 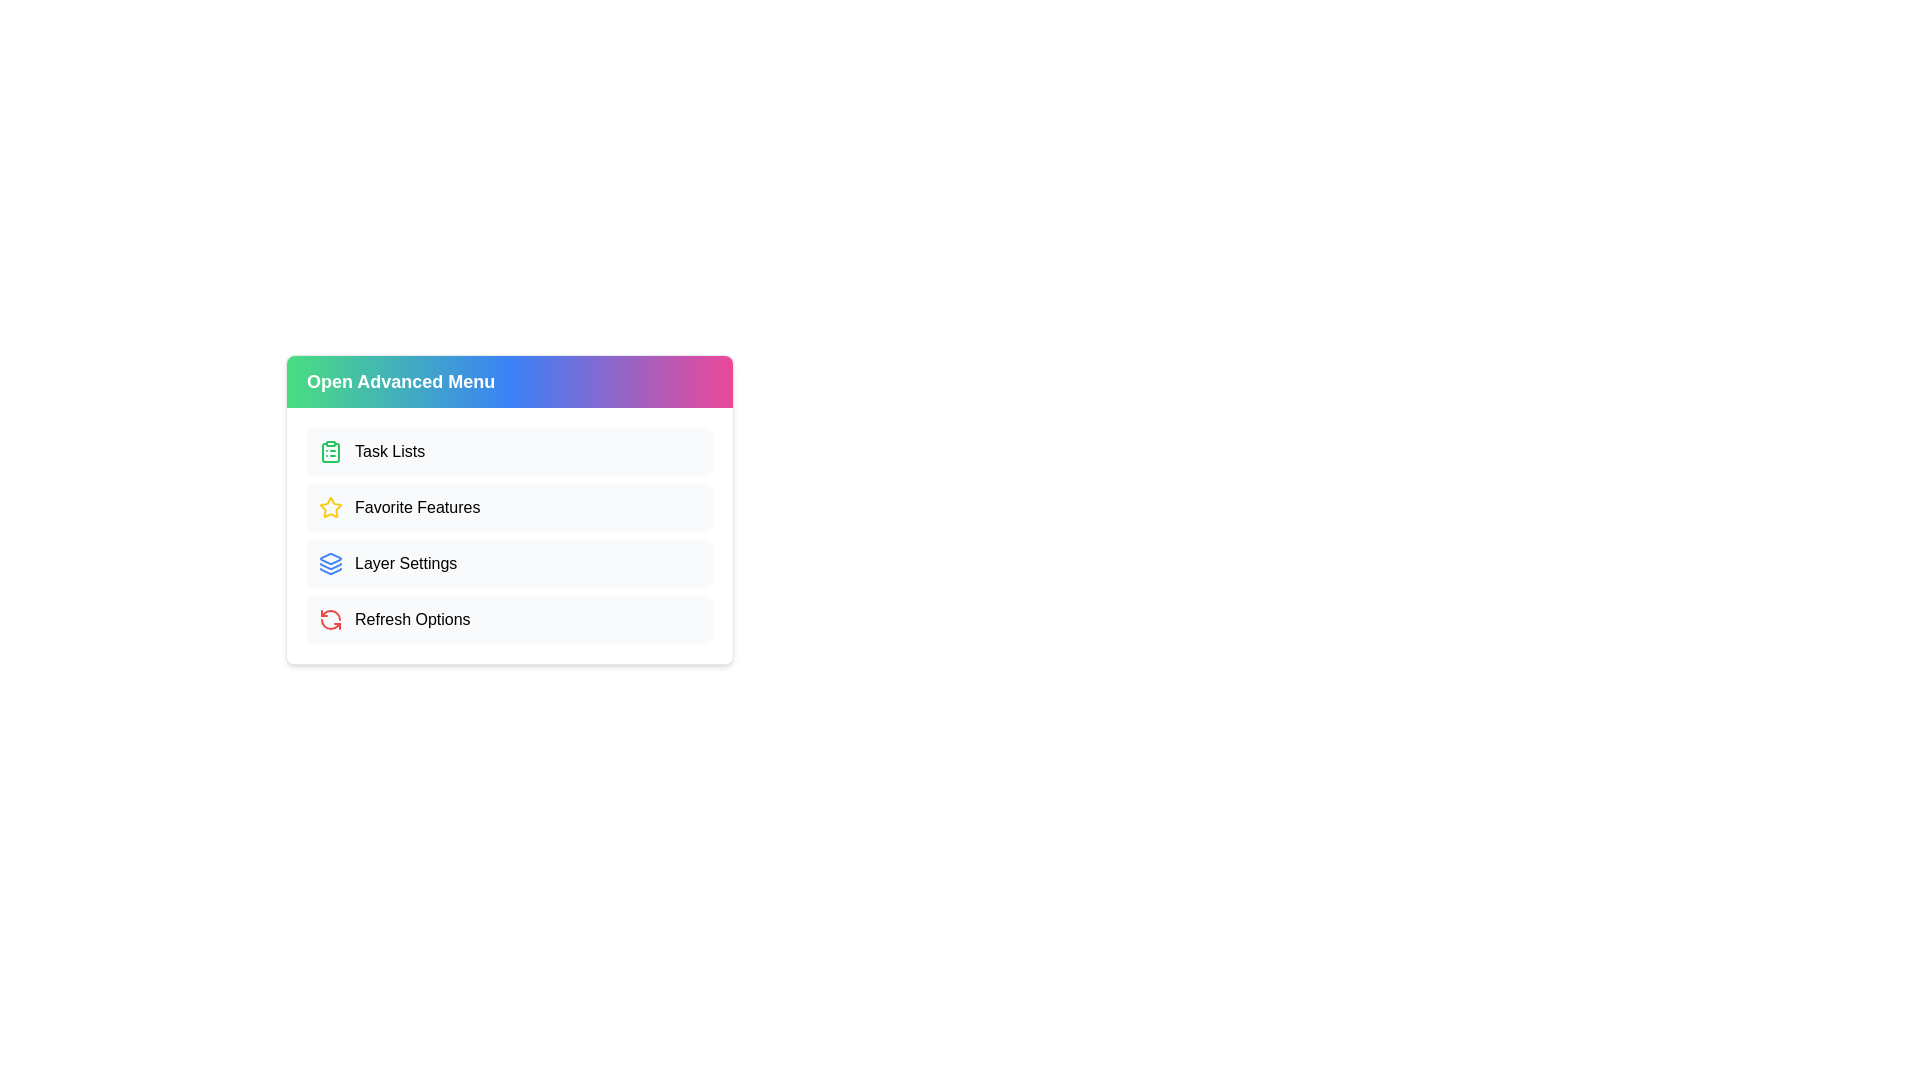 What do you see at coordinates (509, 507) in the screenshot?
I see `the 'Favorite Features' option in the menu` at bounding box center [509, 507].